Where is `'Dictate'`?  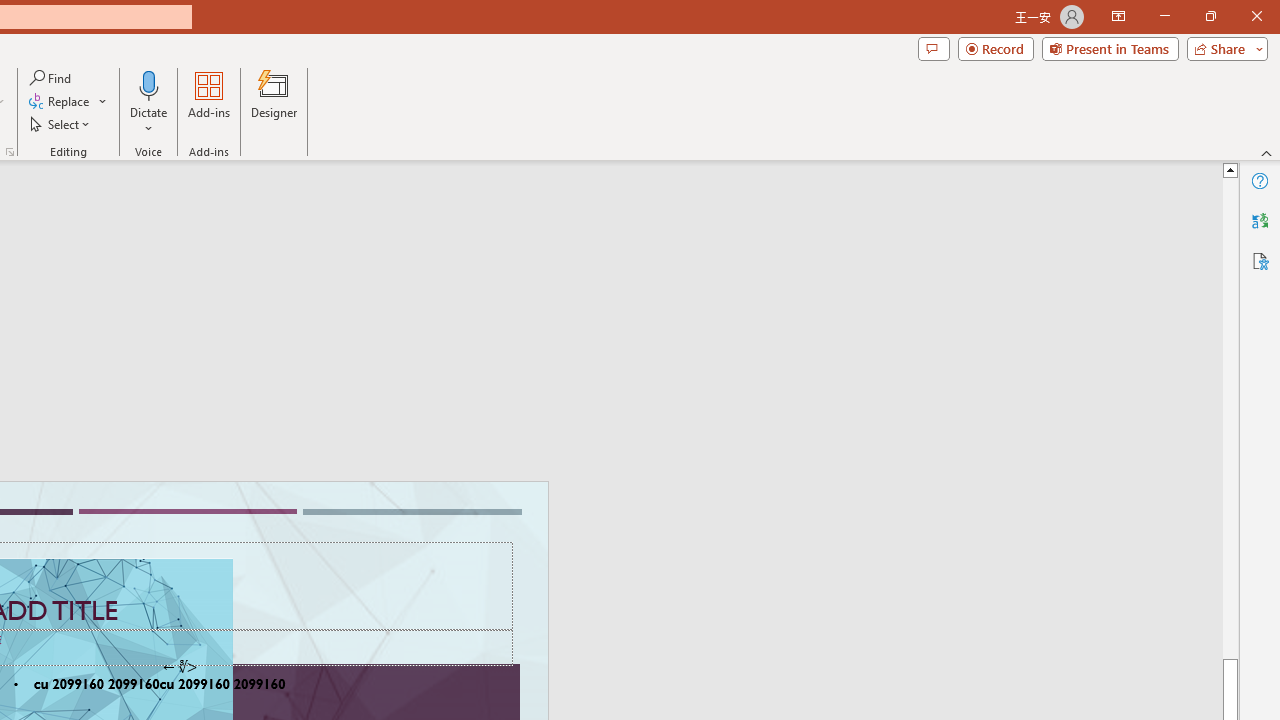 'Dictate' is located at coordinates (148, 84).